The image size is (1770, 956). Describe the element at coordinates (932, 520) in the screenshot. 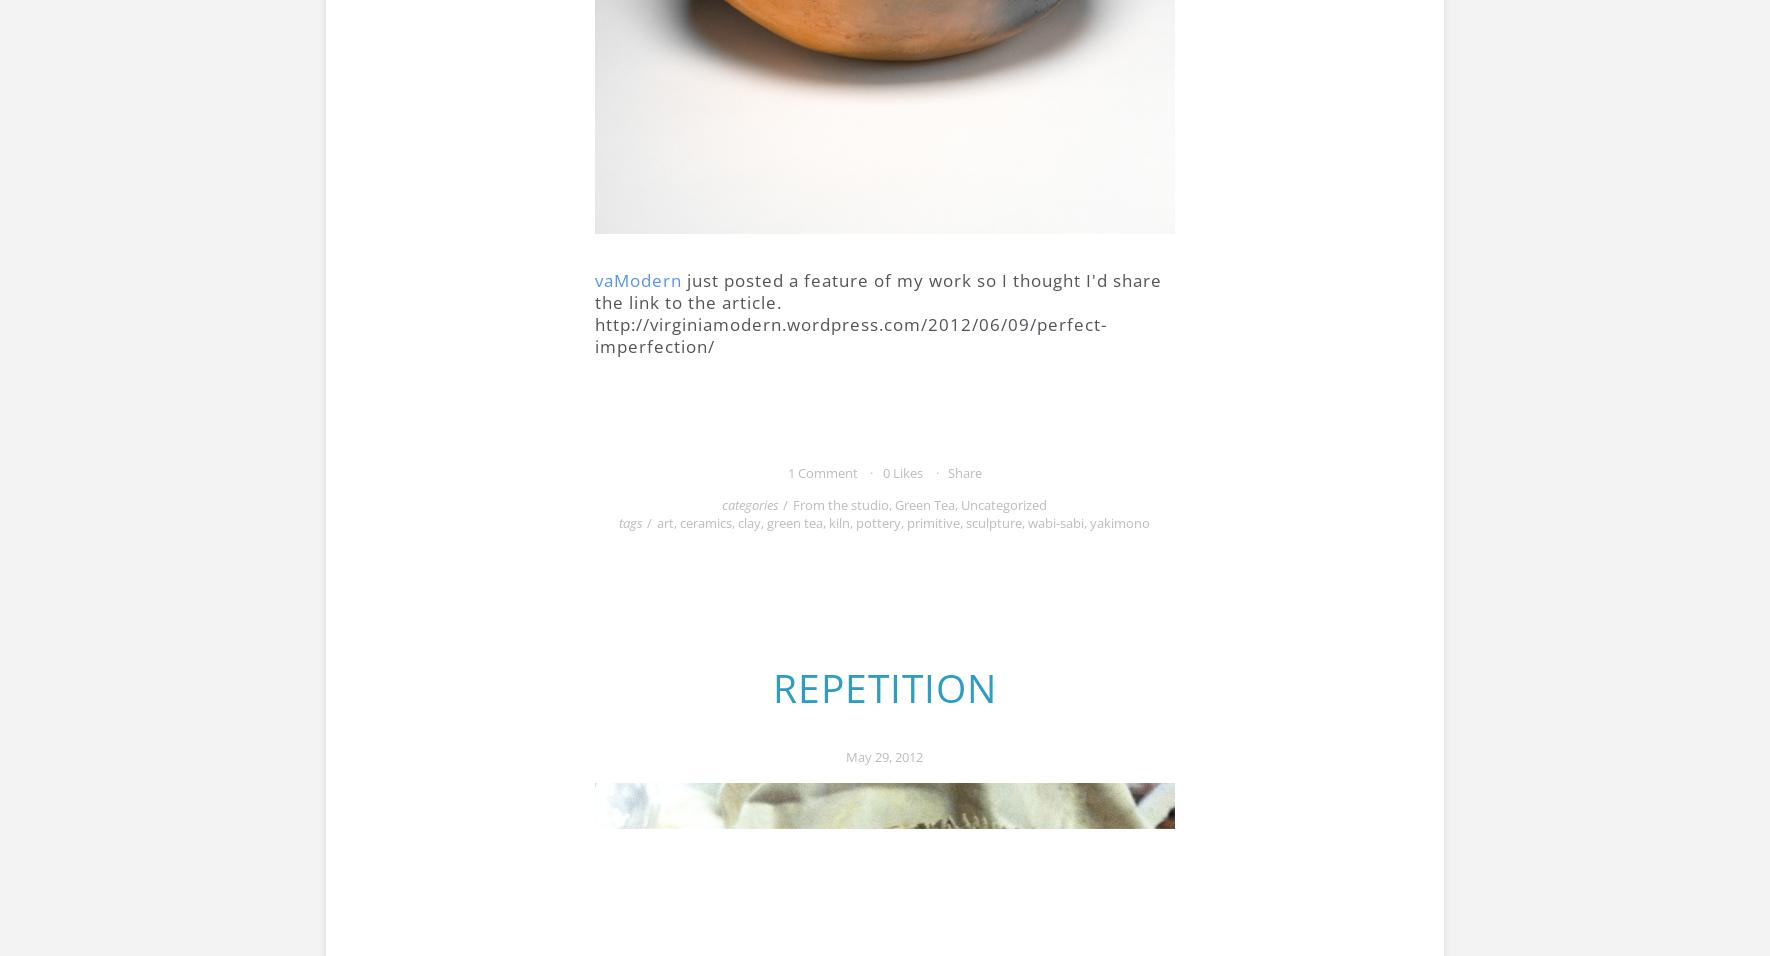

I see `'primitive'` at that location.